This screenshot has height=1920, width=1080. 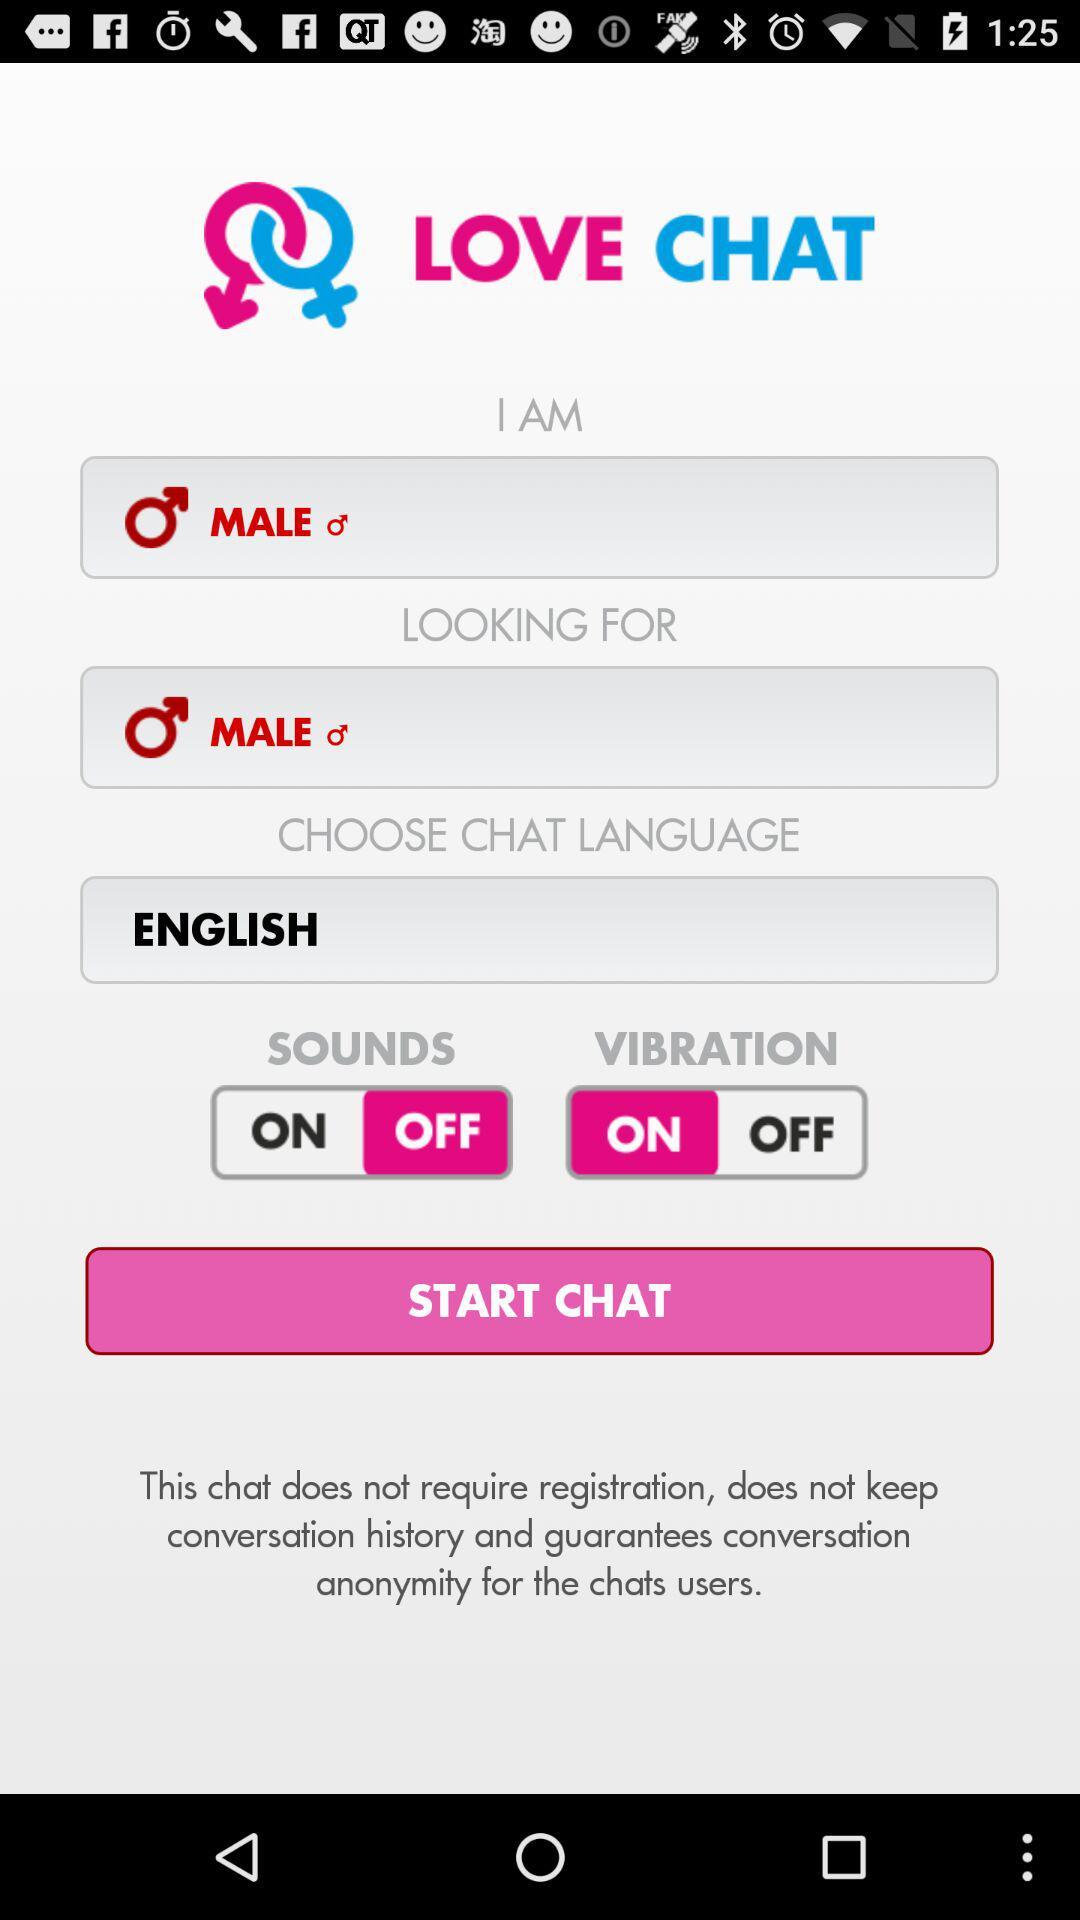 What do you see at coordinates (716, 1133) in the screenshot?
I see `vibration option` at bounding box center [716, 1133].